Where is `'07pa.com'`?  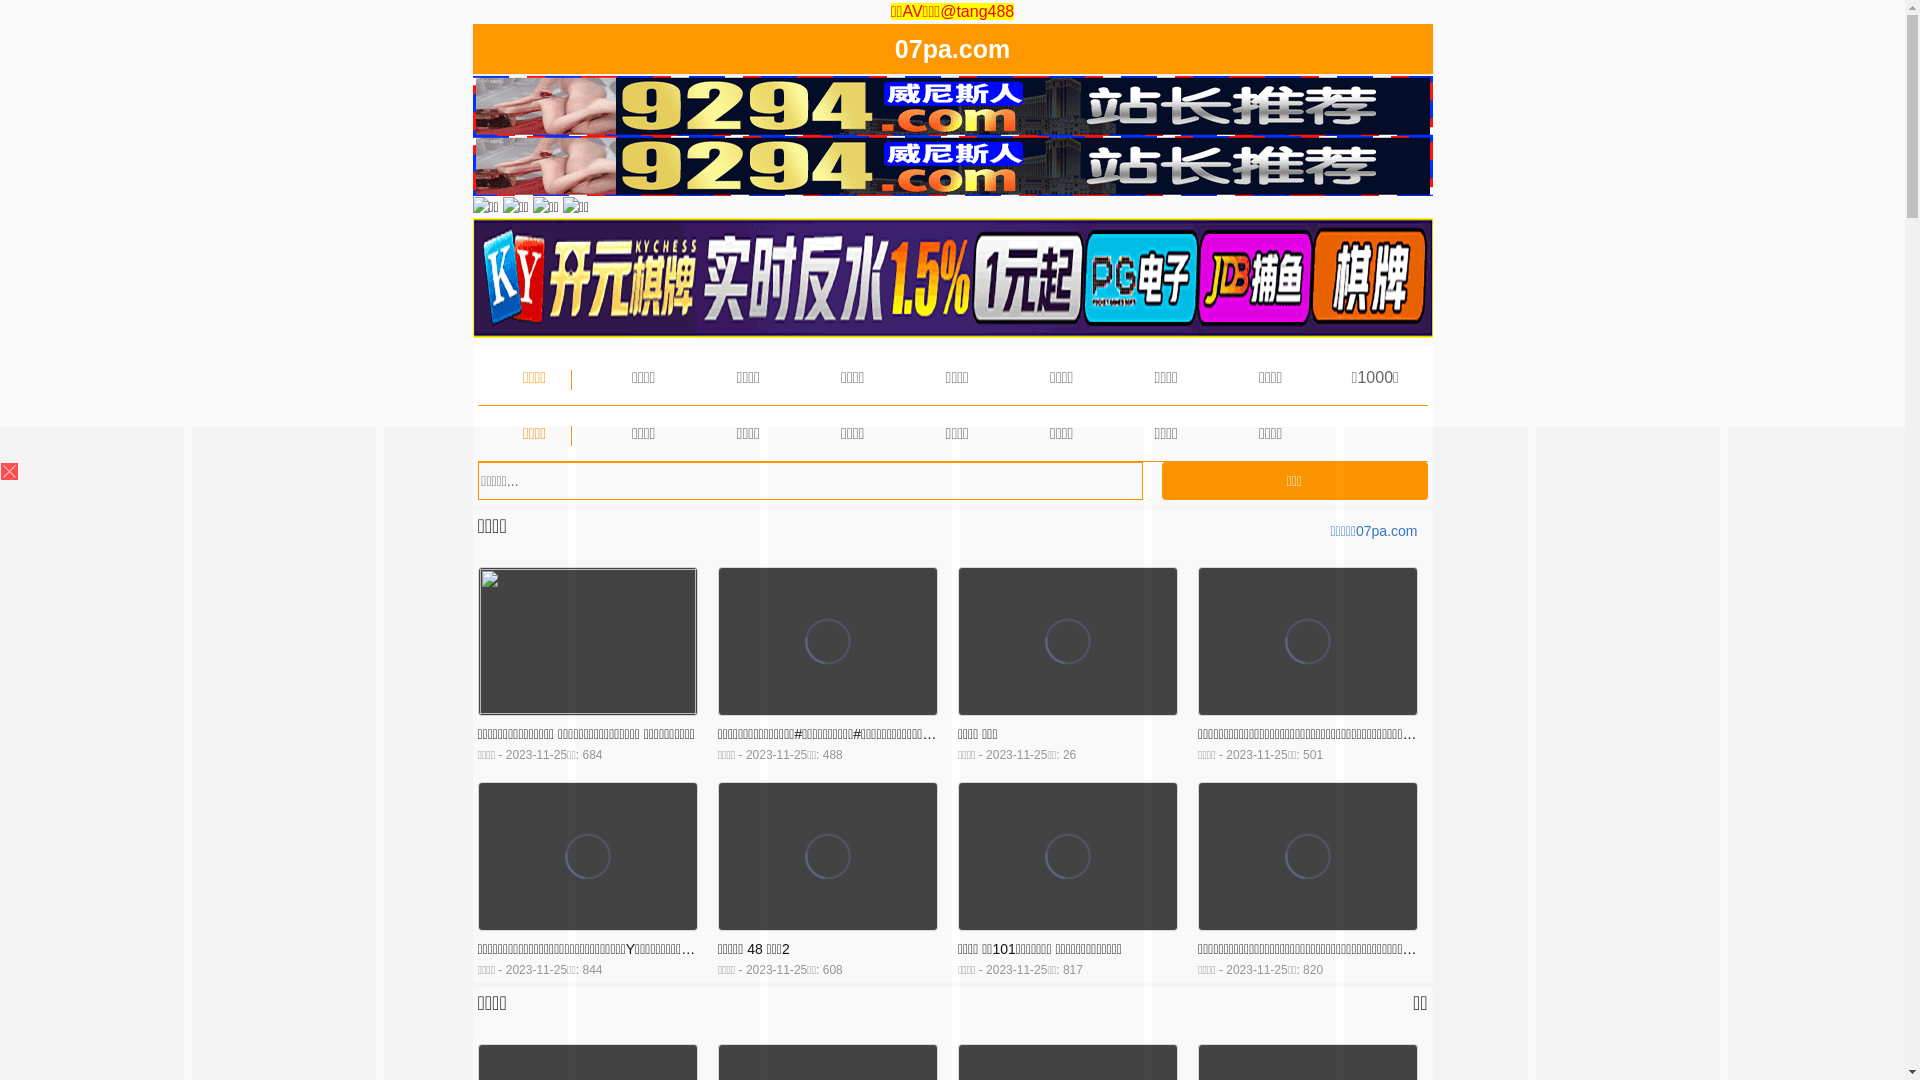
'07pa.com' is located at coordinates (893, 52).